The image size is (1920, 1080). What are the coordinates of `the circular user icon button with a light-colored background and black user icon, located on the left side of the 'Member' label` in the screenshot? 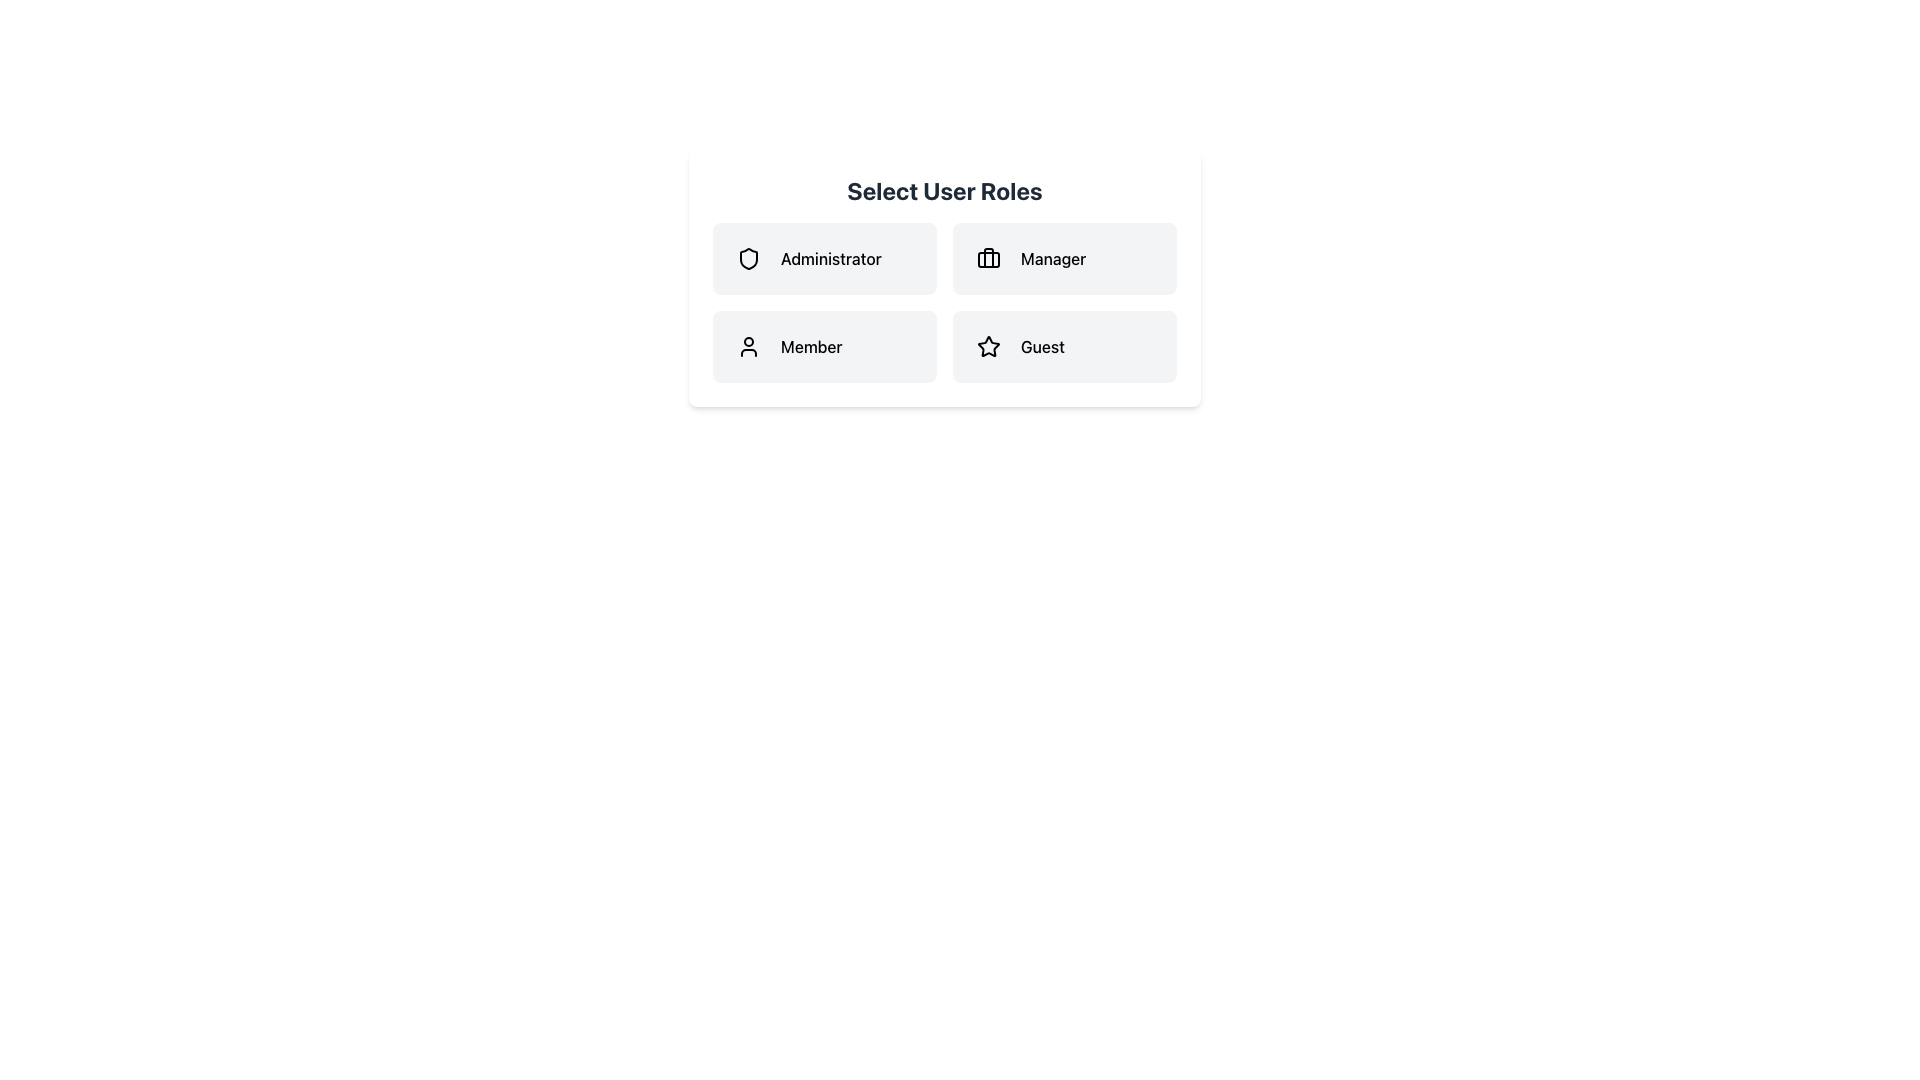 It's located at (747, 346).